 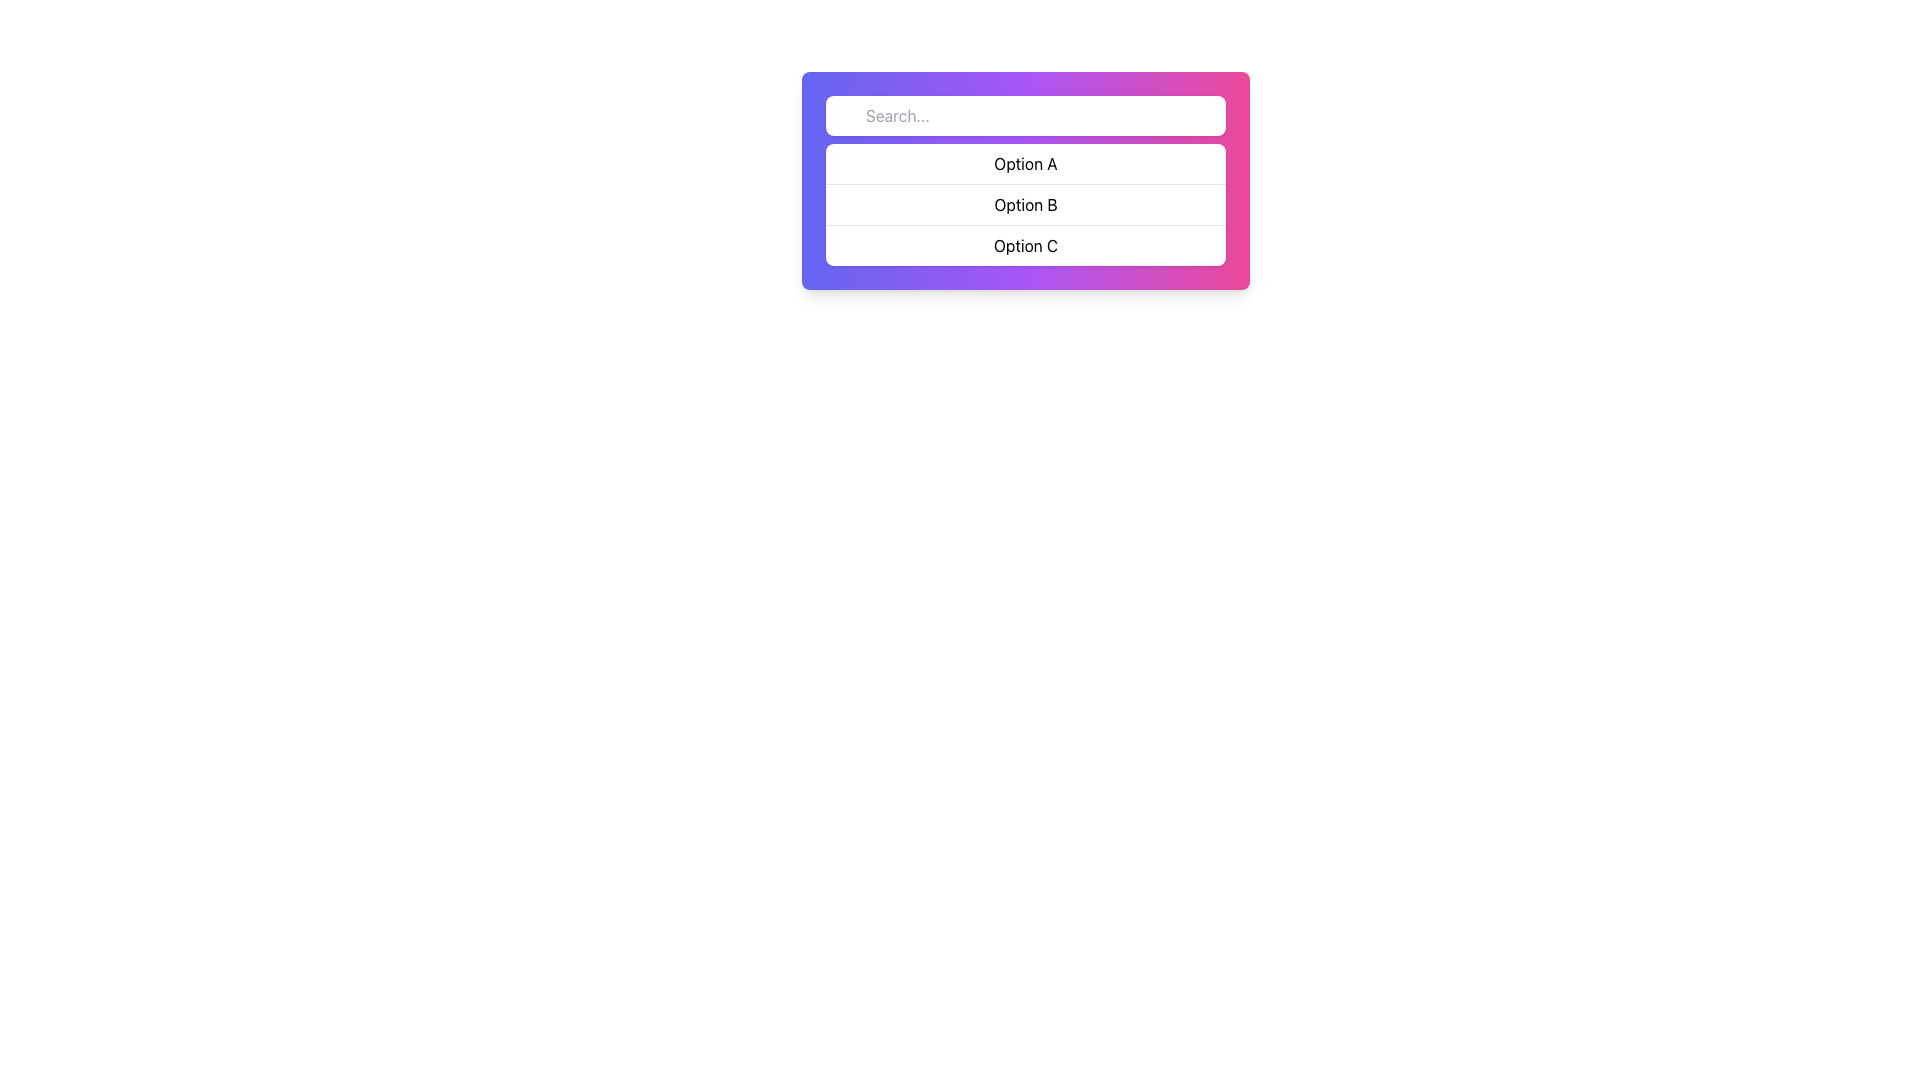 I want to click on the 'Option C' Text button in the dropdown menu, so click(x=1026, y=244).